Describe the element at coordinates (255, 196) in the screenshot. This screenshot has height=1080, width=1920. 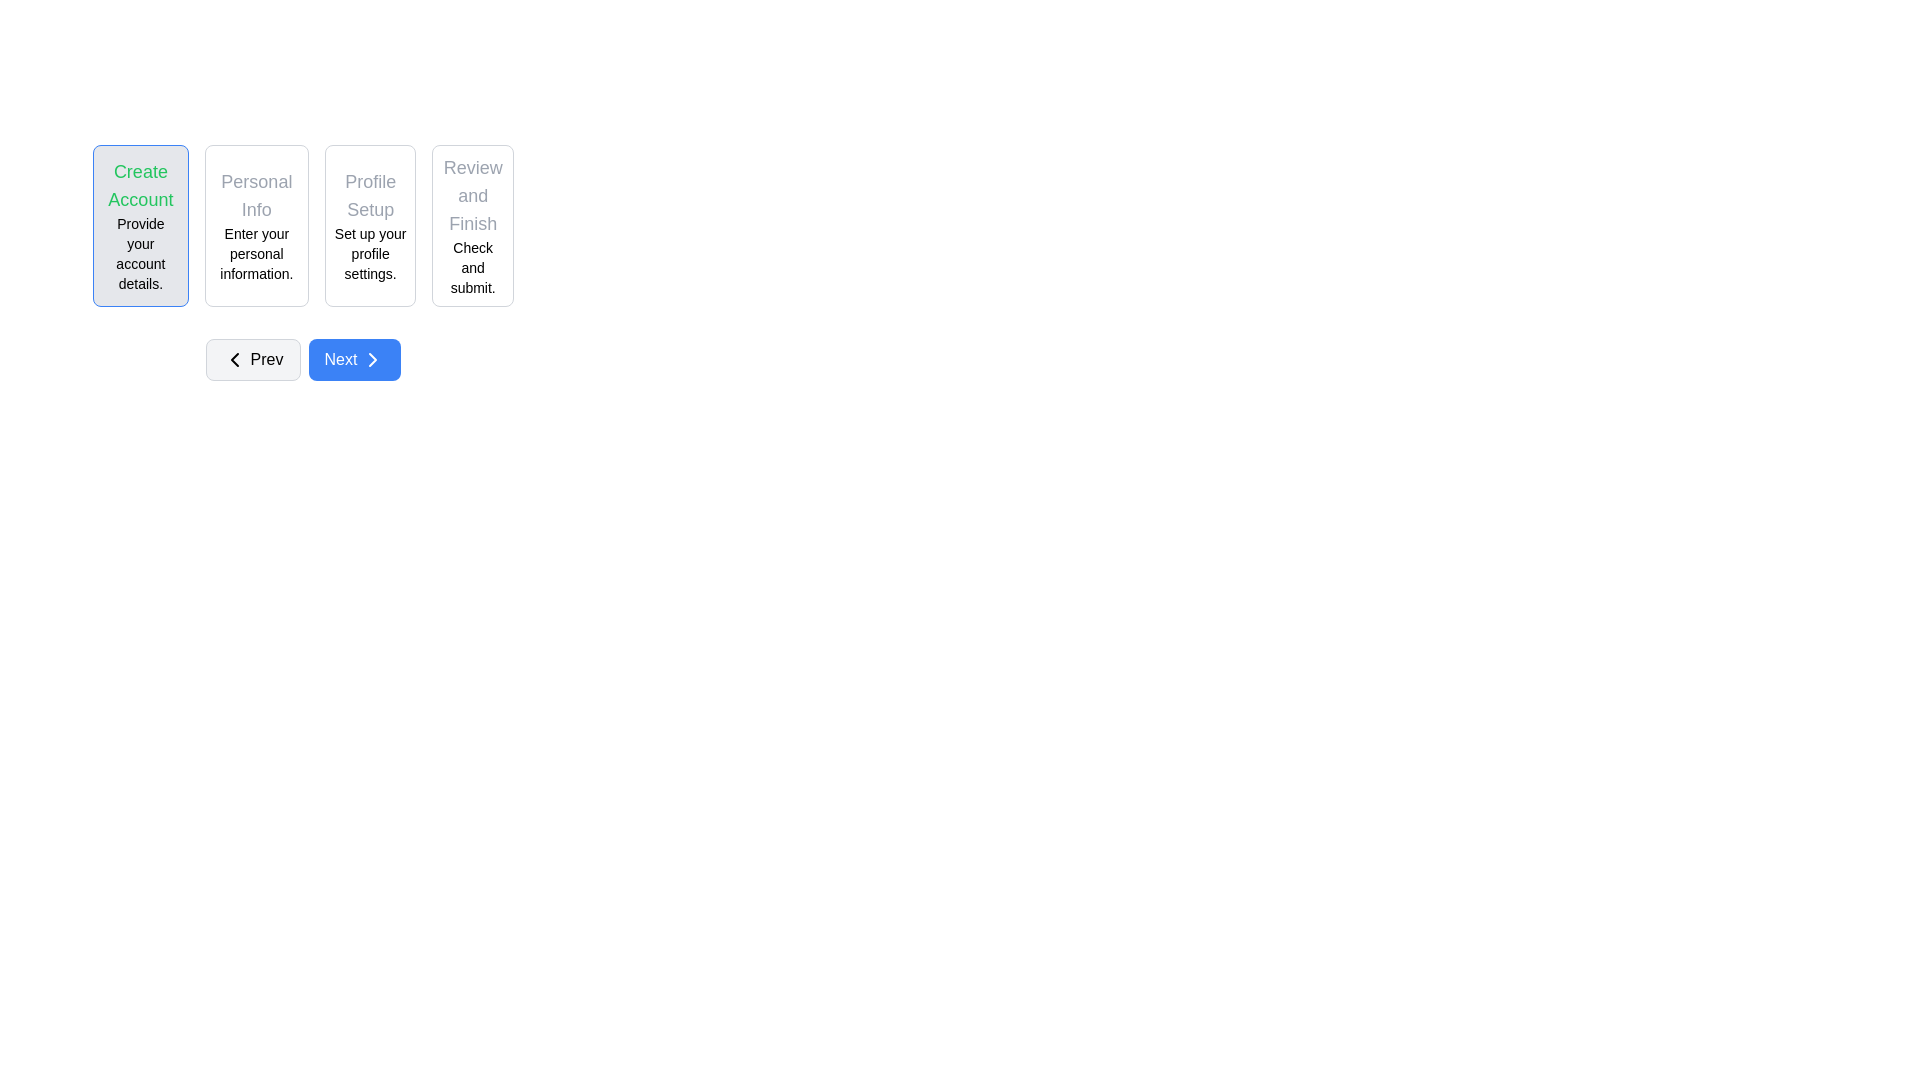
I see `the static text header located in the second box from the left, which identifies the context of the step above the text 'Enter your personal information'` at that location.